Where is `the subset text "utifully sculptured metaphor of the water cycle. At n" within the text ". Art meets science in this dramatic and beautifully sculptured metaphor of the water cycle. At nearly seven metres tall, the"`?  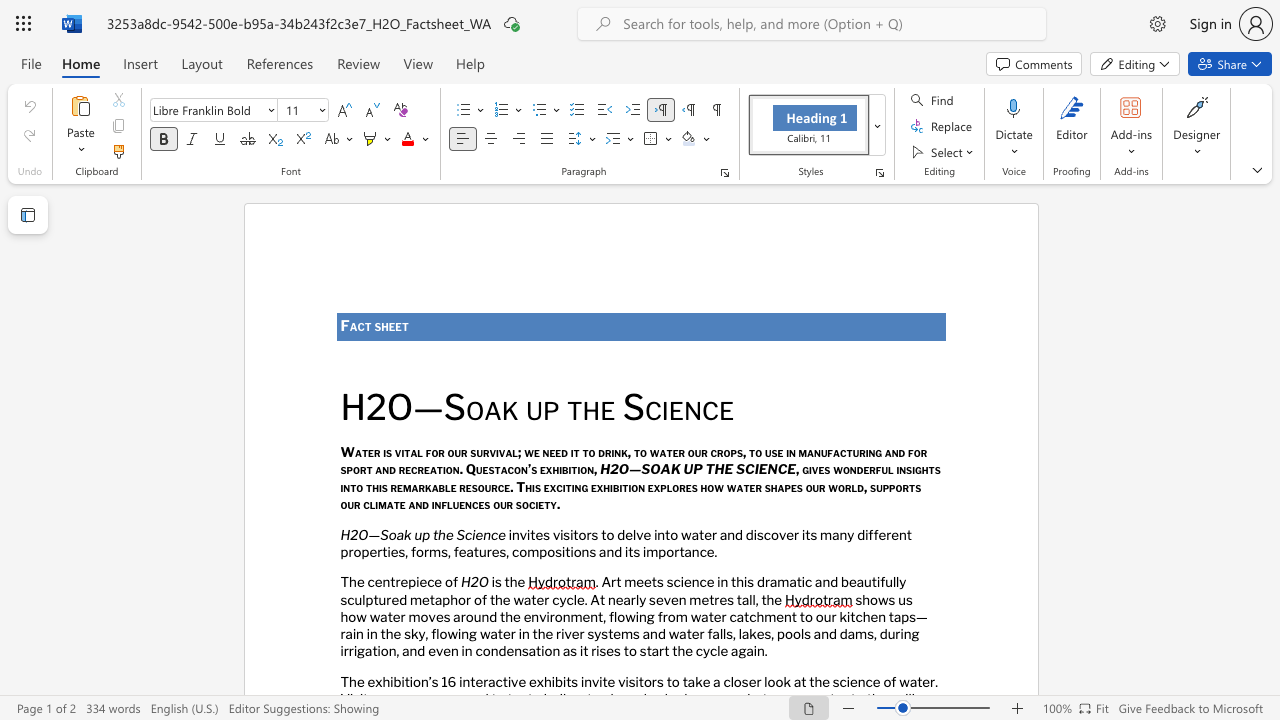 the subset text "utifully sculptured metaphor of the water cycle. At n" within the text ". Art meets science in this dramatic and beautifully sculptured metaphor of the water cycle. At nearly seven metres tall, the" is located at coordinates (864, 582).